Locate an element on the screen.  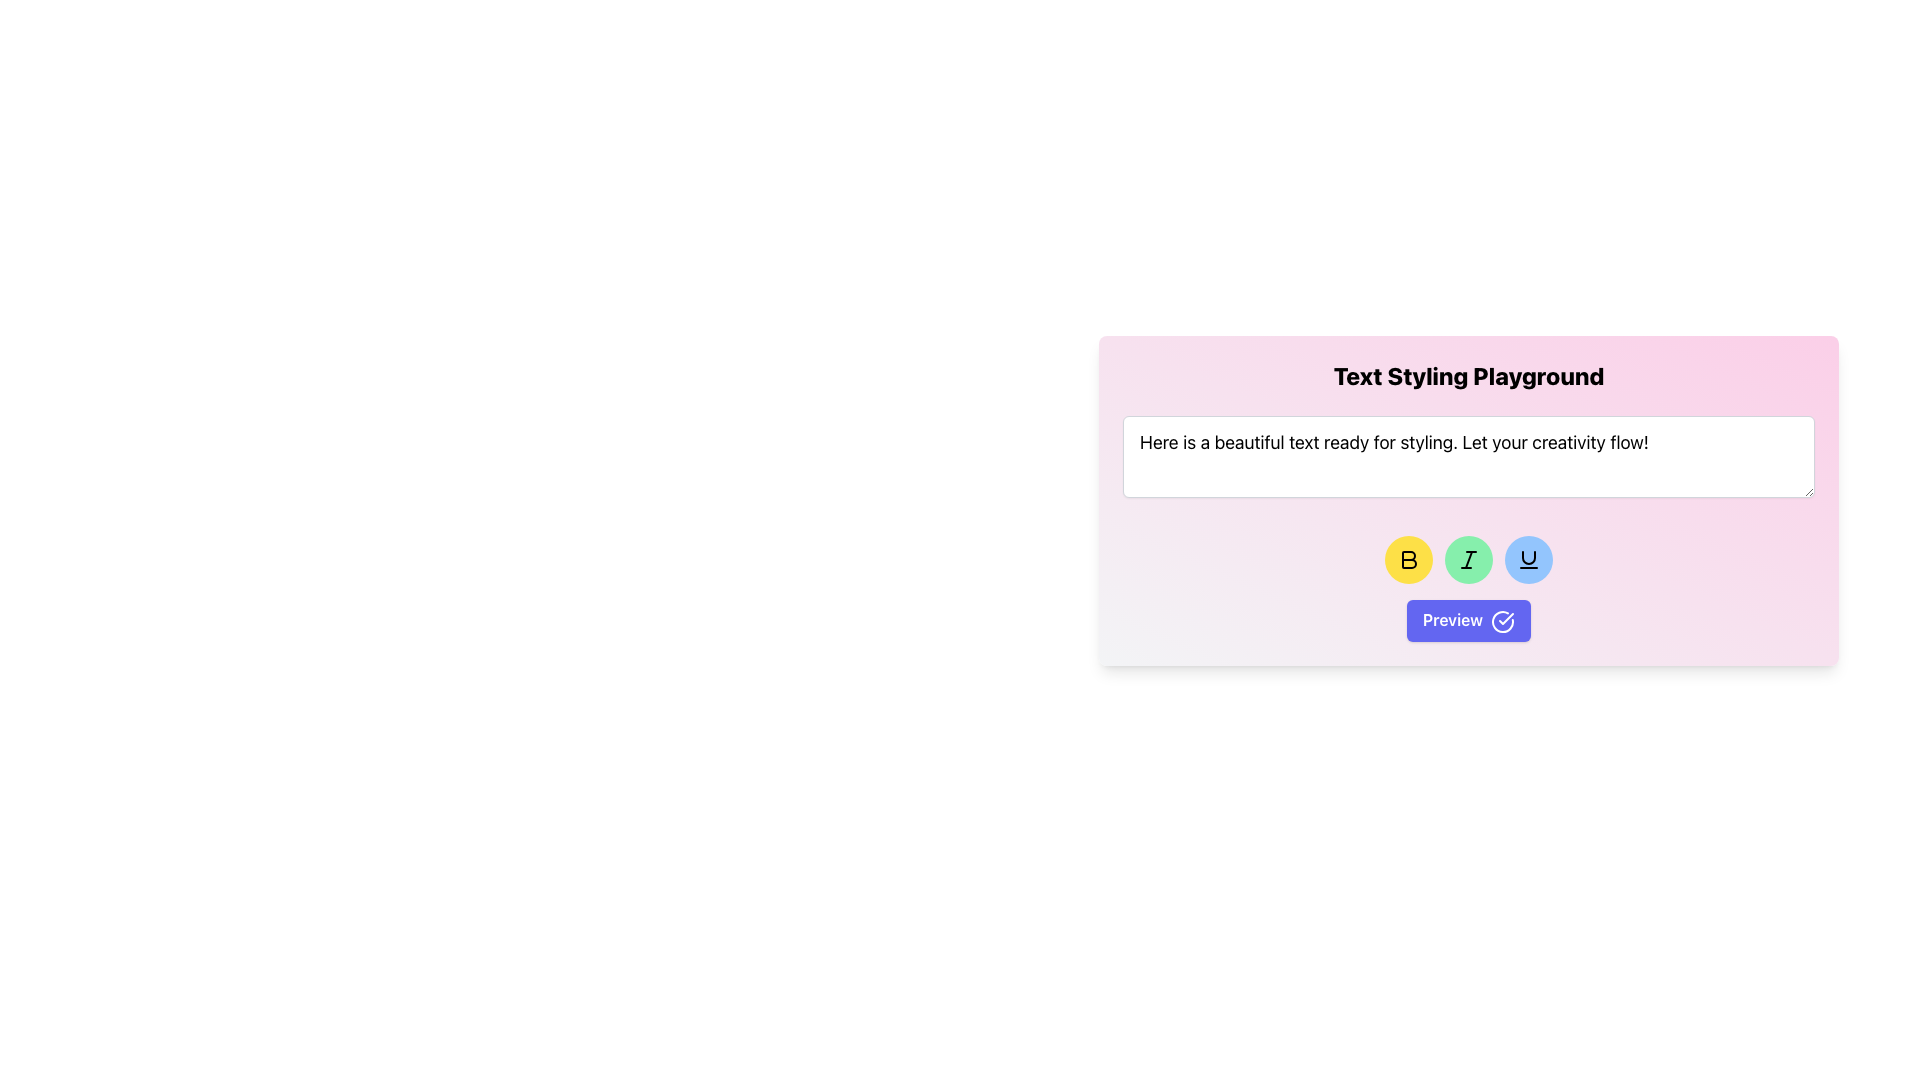
the graphical icon of a circle with a check mark, located to the right of the 'Preview' button is located at coordinates (1502, 620).